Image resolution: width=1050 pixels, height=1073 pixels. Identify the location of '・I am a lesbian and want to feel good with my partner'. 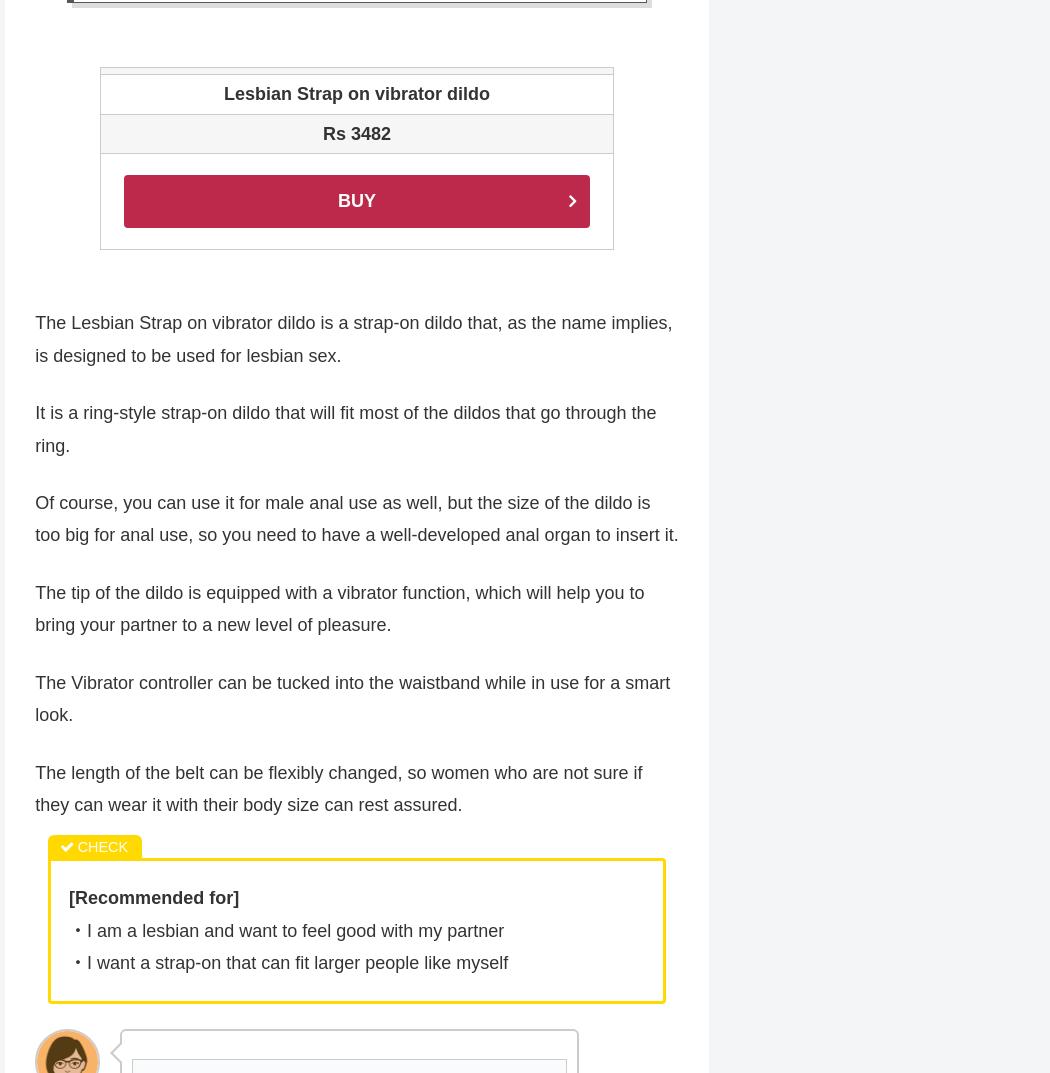
(285, 932).